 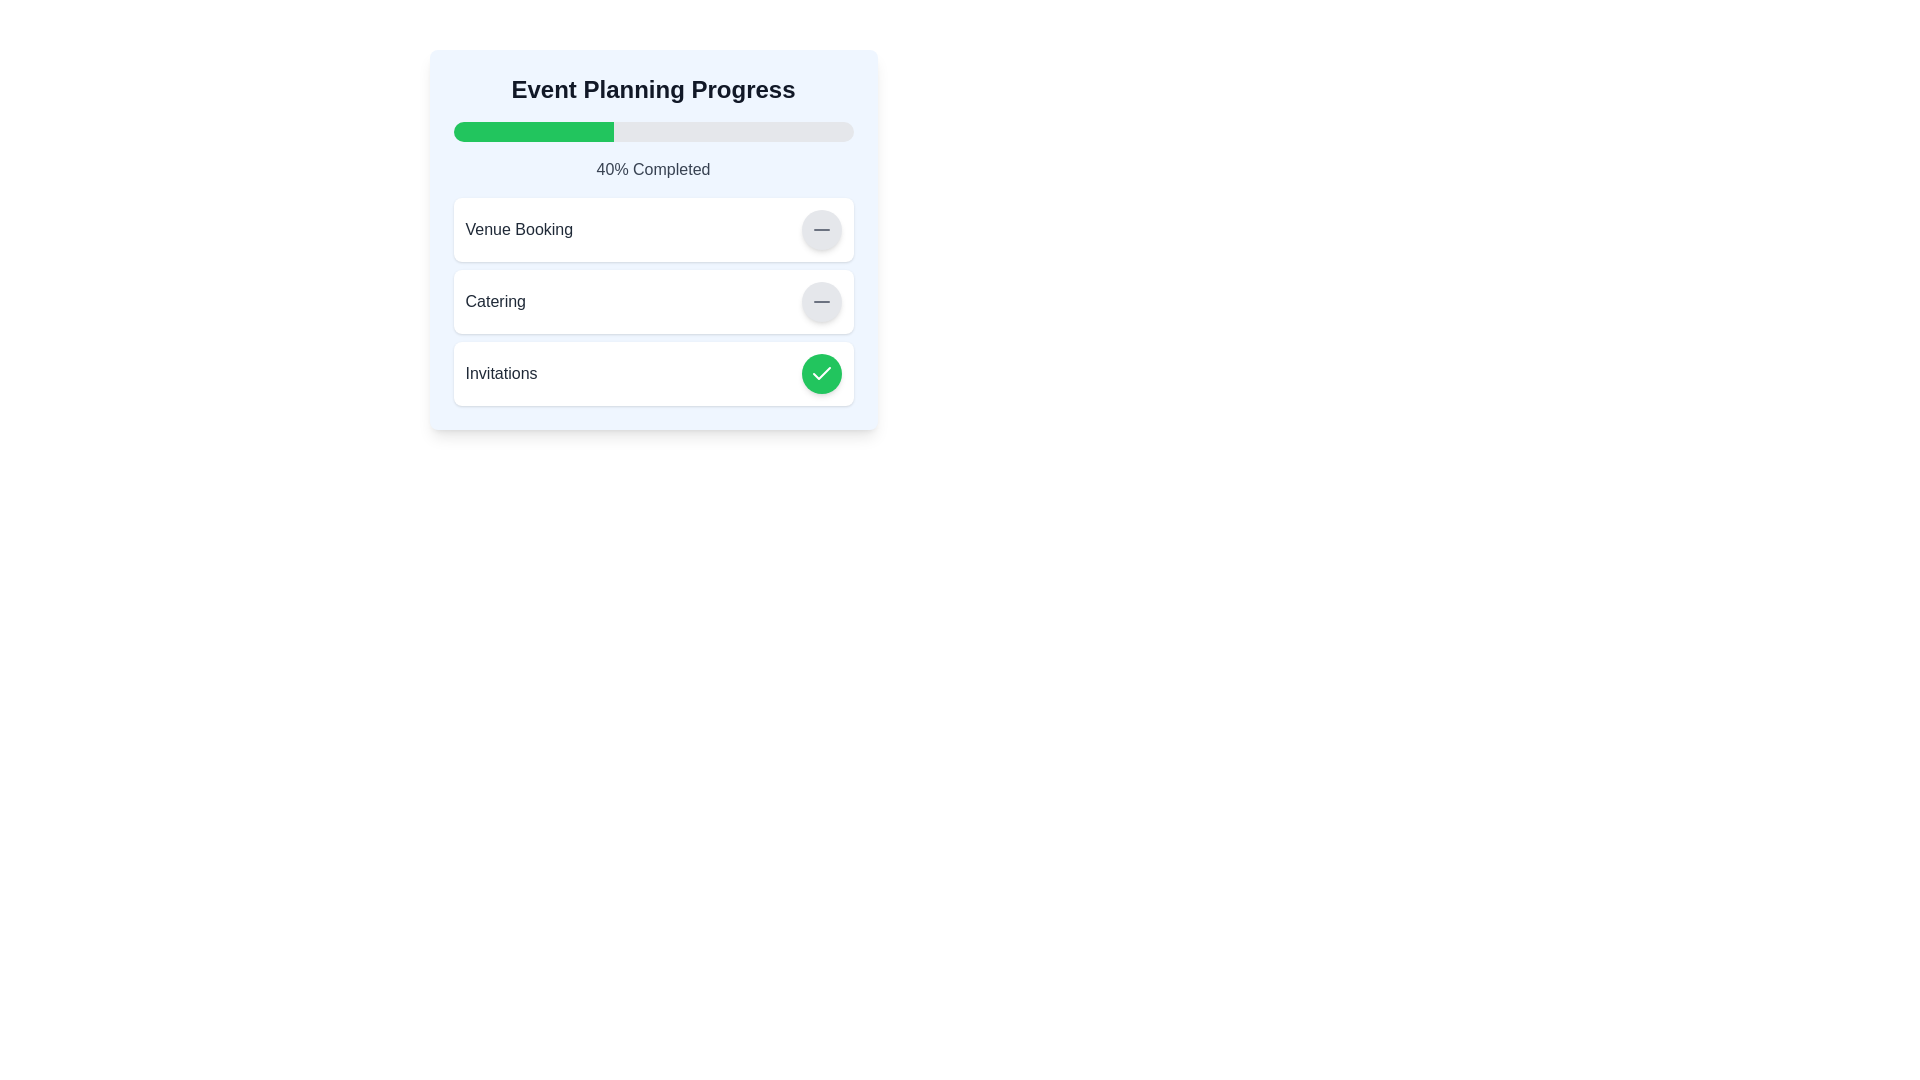 I want to click on green circular checkmark icon next to the 'Invitations' item in the task list for visual details, so click(x=821, y=373).